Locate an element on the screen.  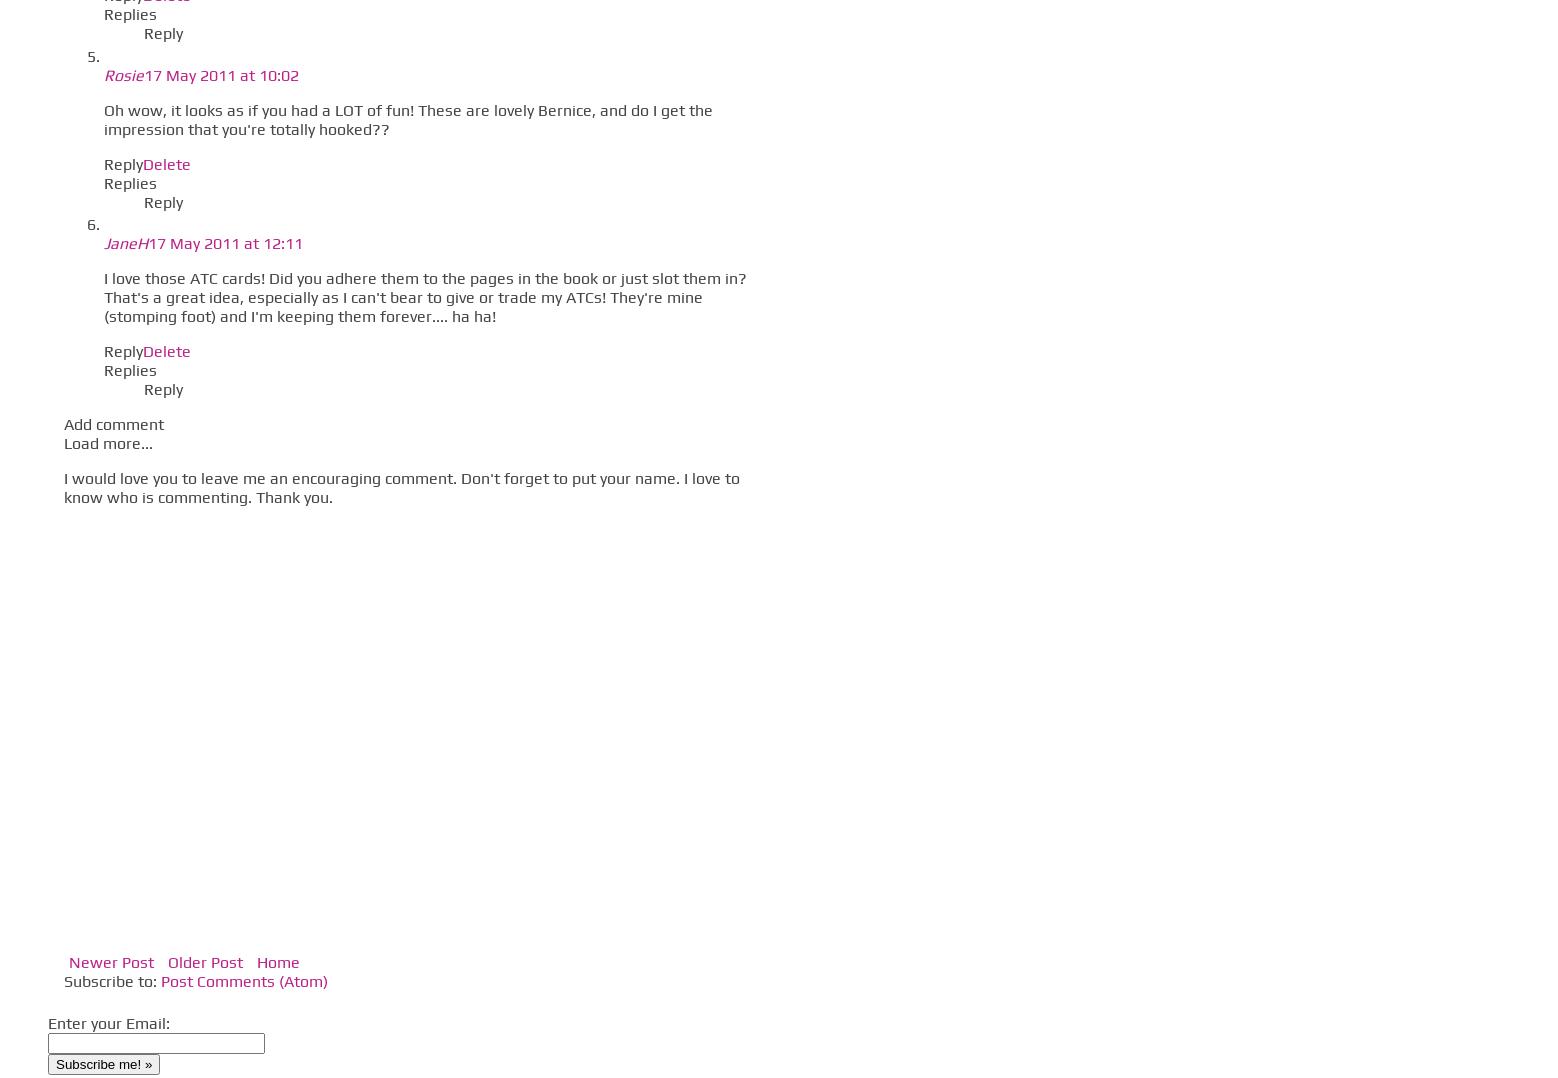
'Newer Post' is located at coordinates (110, 960).